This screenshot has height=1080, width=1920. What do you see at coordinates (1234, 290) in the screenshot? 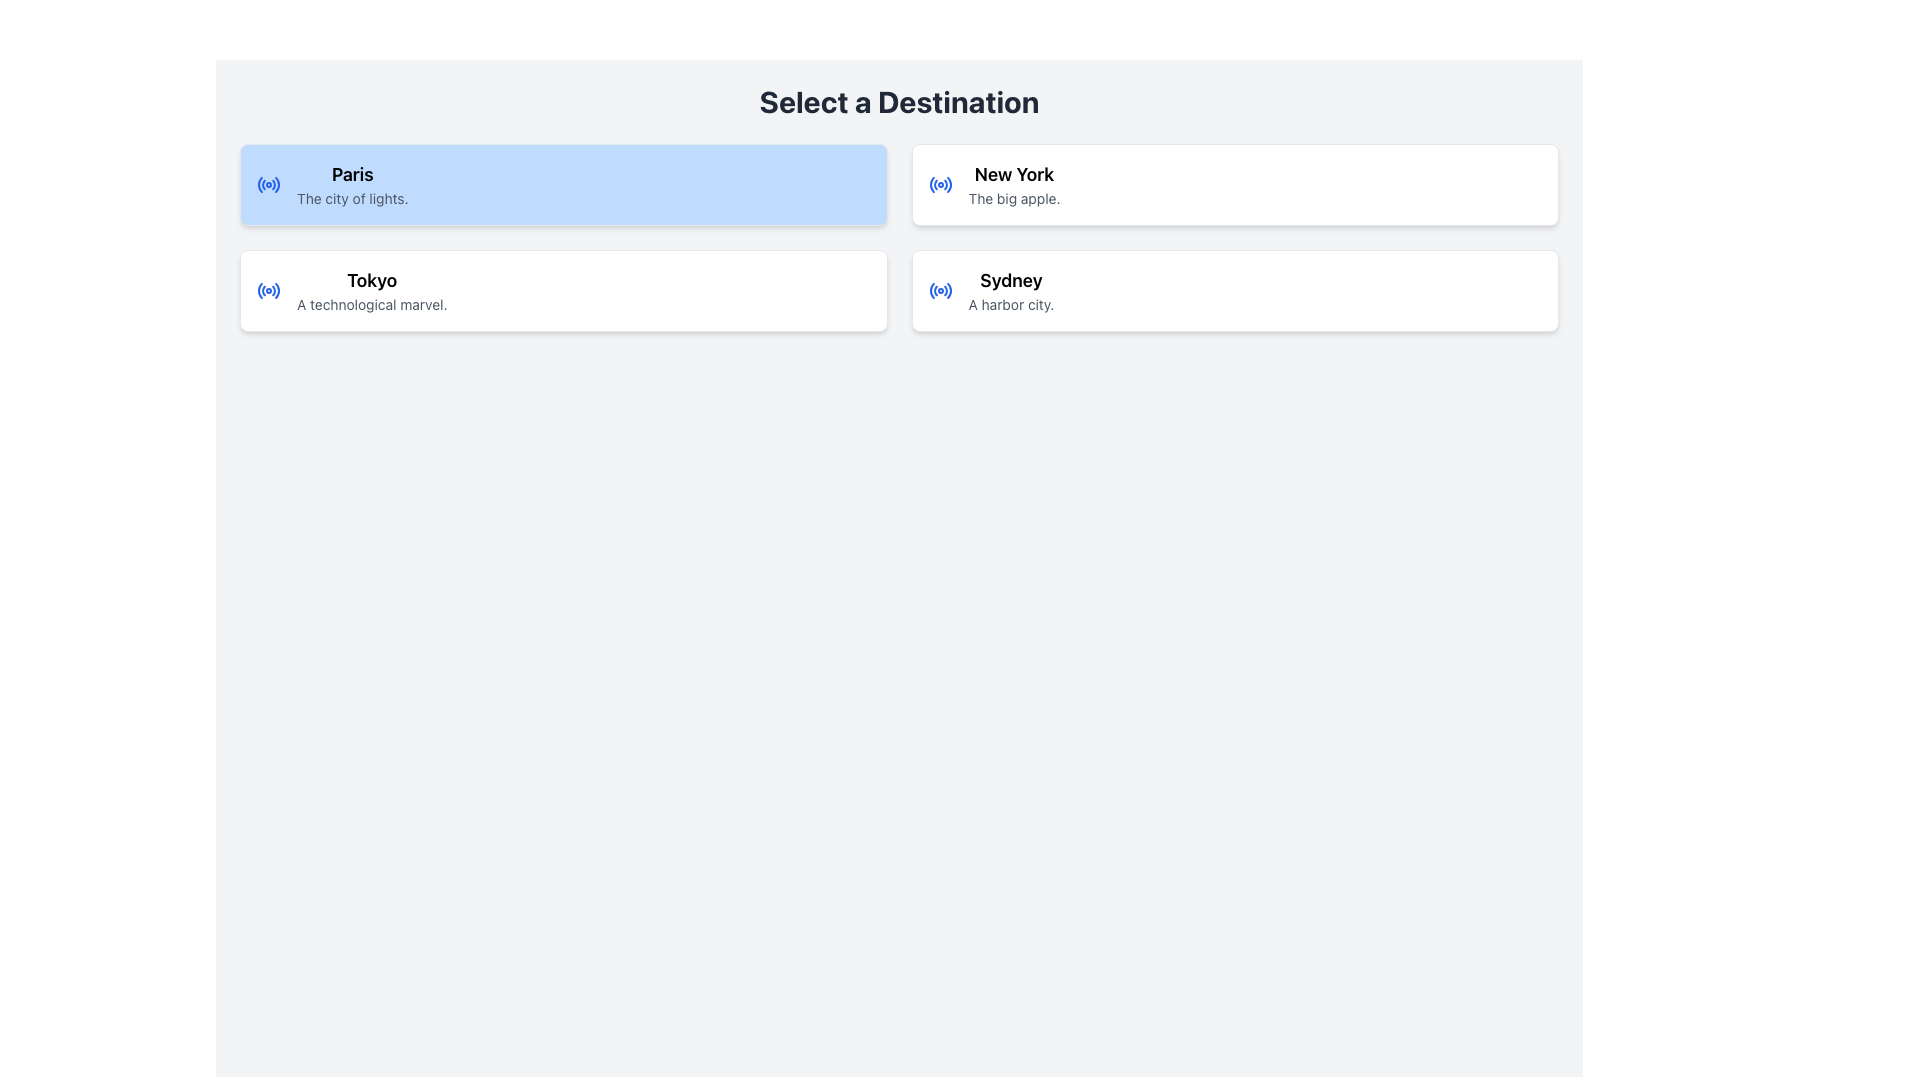
I see `the 'Sydney' destination selection card located in the bottom-right corner of the 2x2 grid layout` at bounding box center [1234, 290].